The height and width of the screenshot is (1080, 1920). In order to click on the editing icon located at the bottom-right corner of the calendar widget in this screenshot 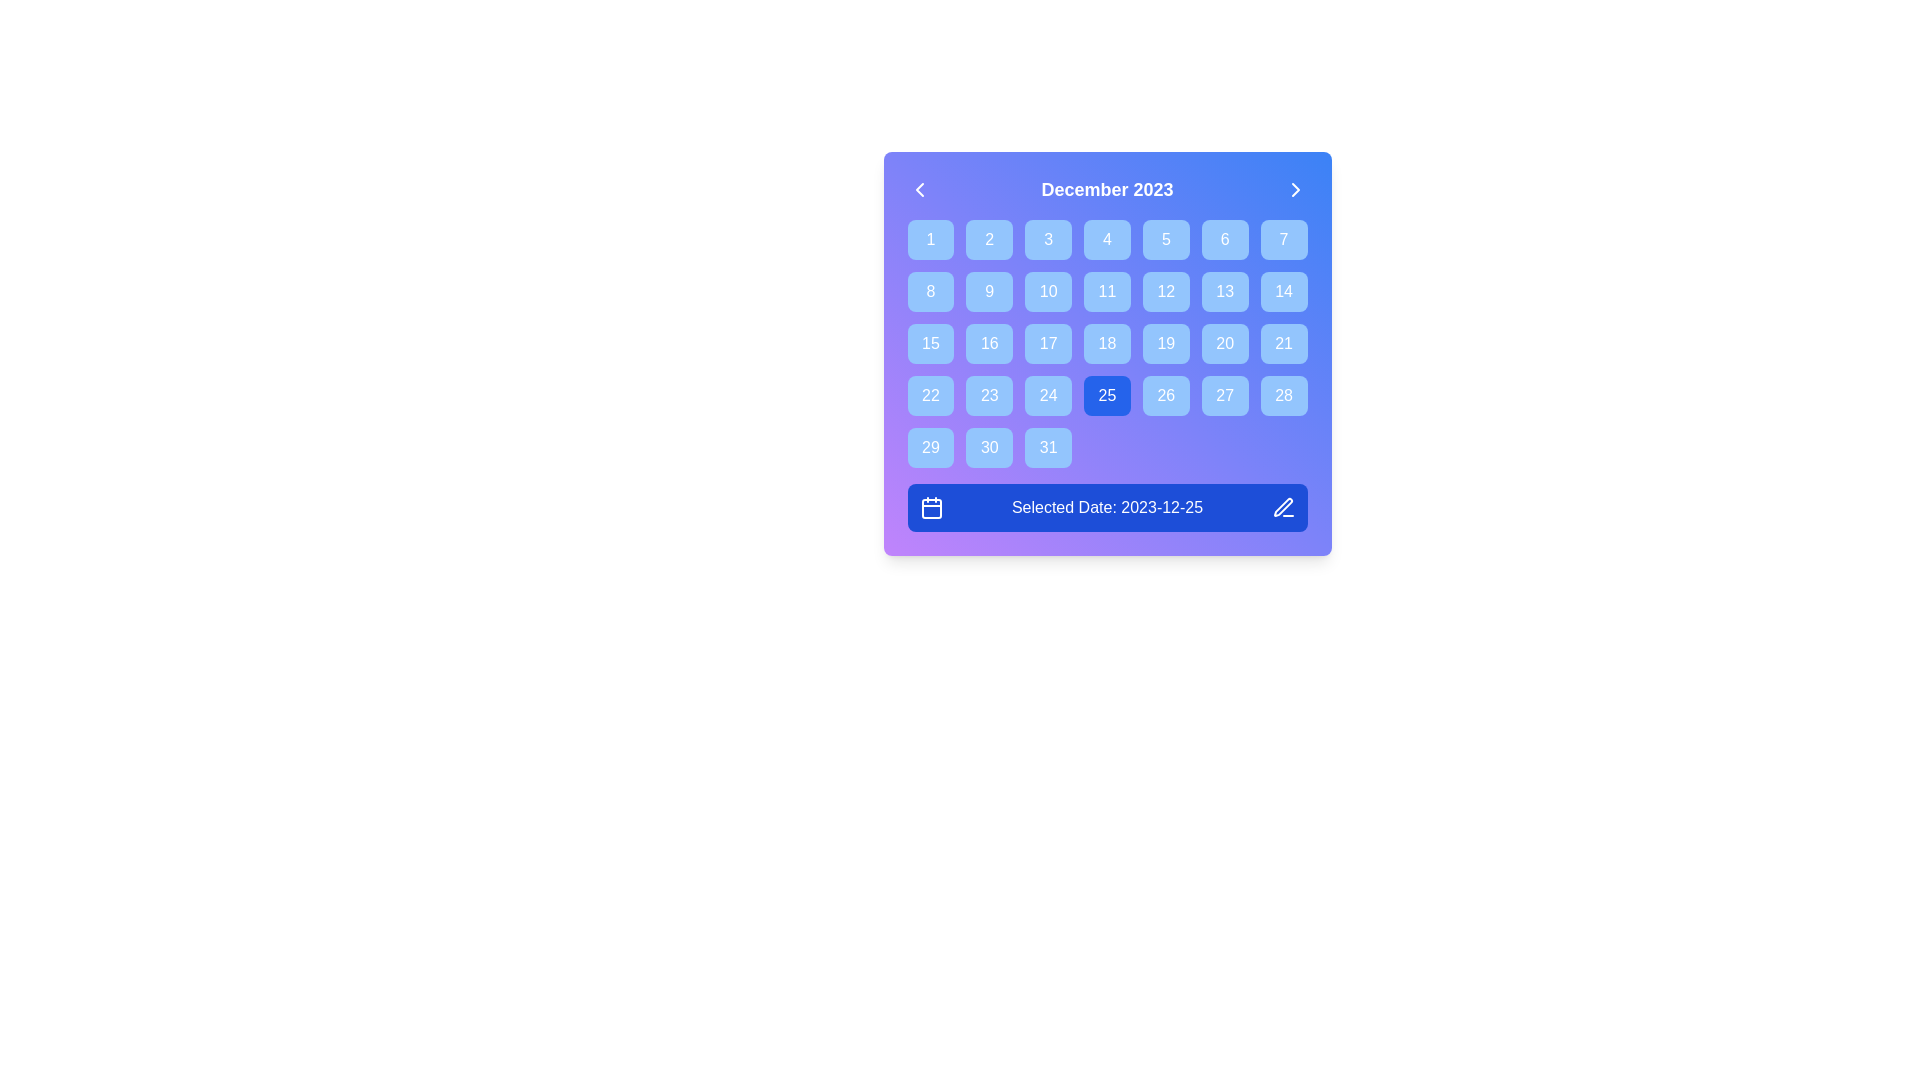, I will do `click(1282, 506)`.